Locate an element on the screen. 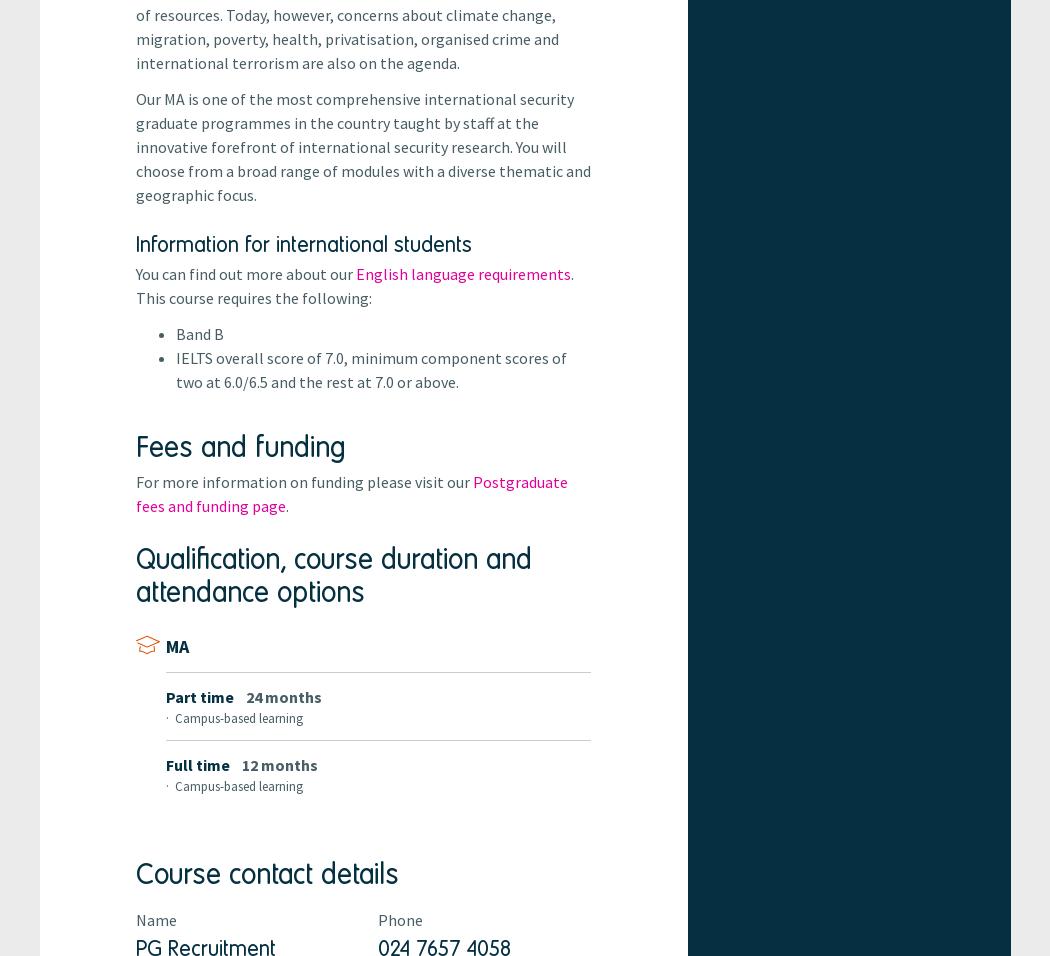 The height and width of the screenshot is (956, 1050). 'For more information on funding please visit our' is located at coordinates (303, 479).